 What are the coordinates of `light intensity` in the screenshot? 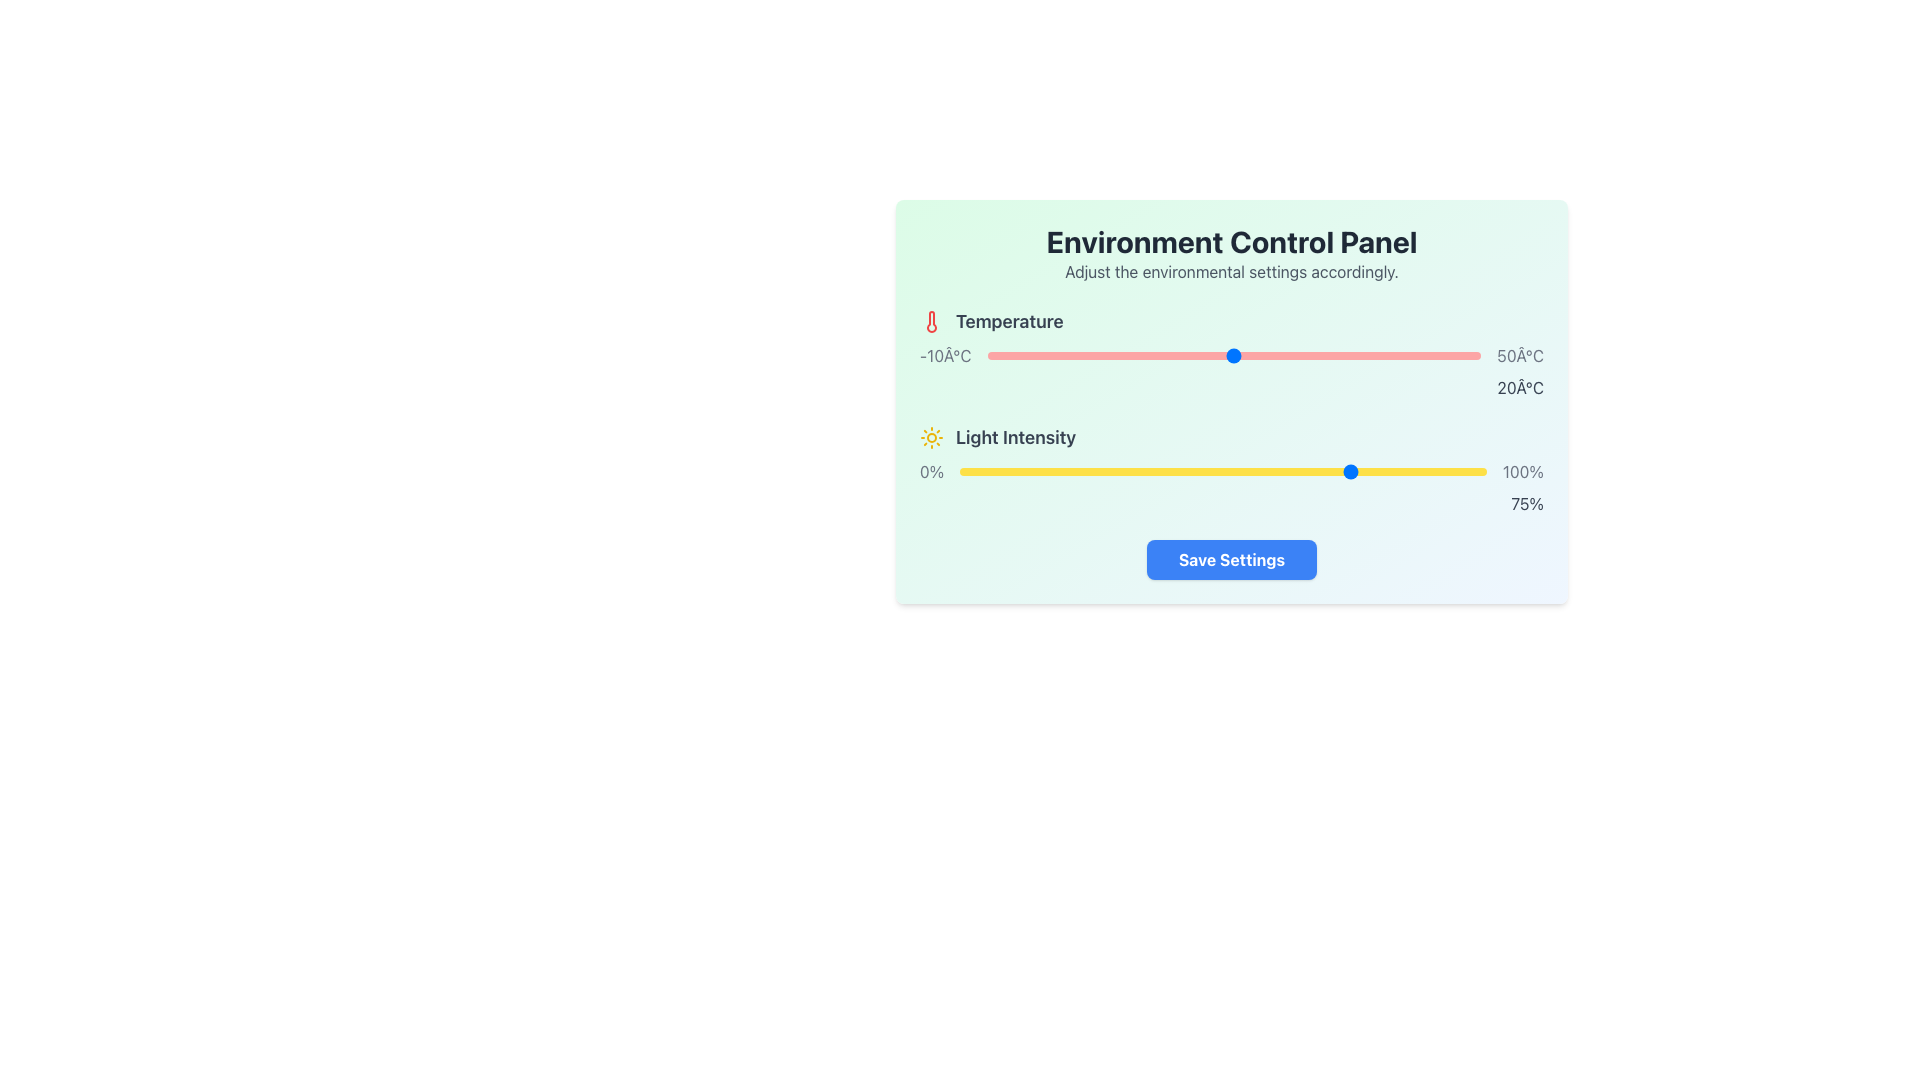 It's located at (1481, 471).